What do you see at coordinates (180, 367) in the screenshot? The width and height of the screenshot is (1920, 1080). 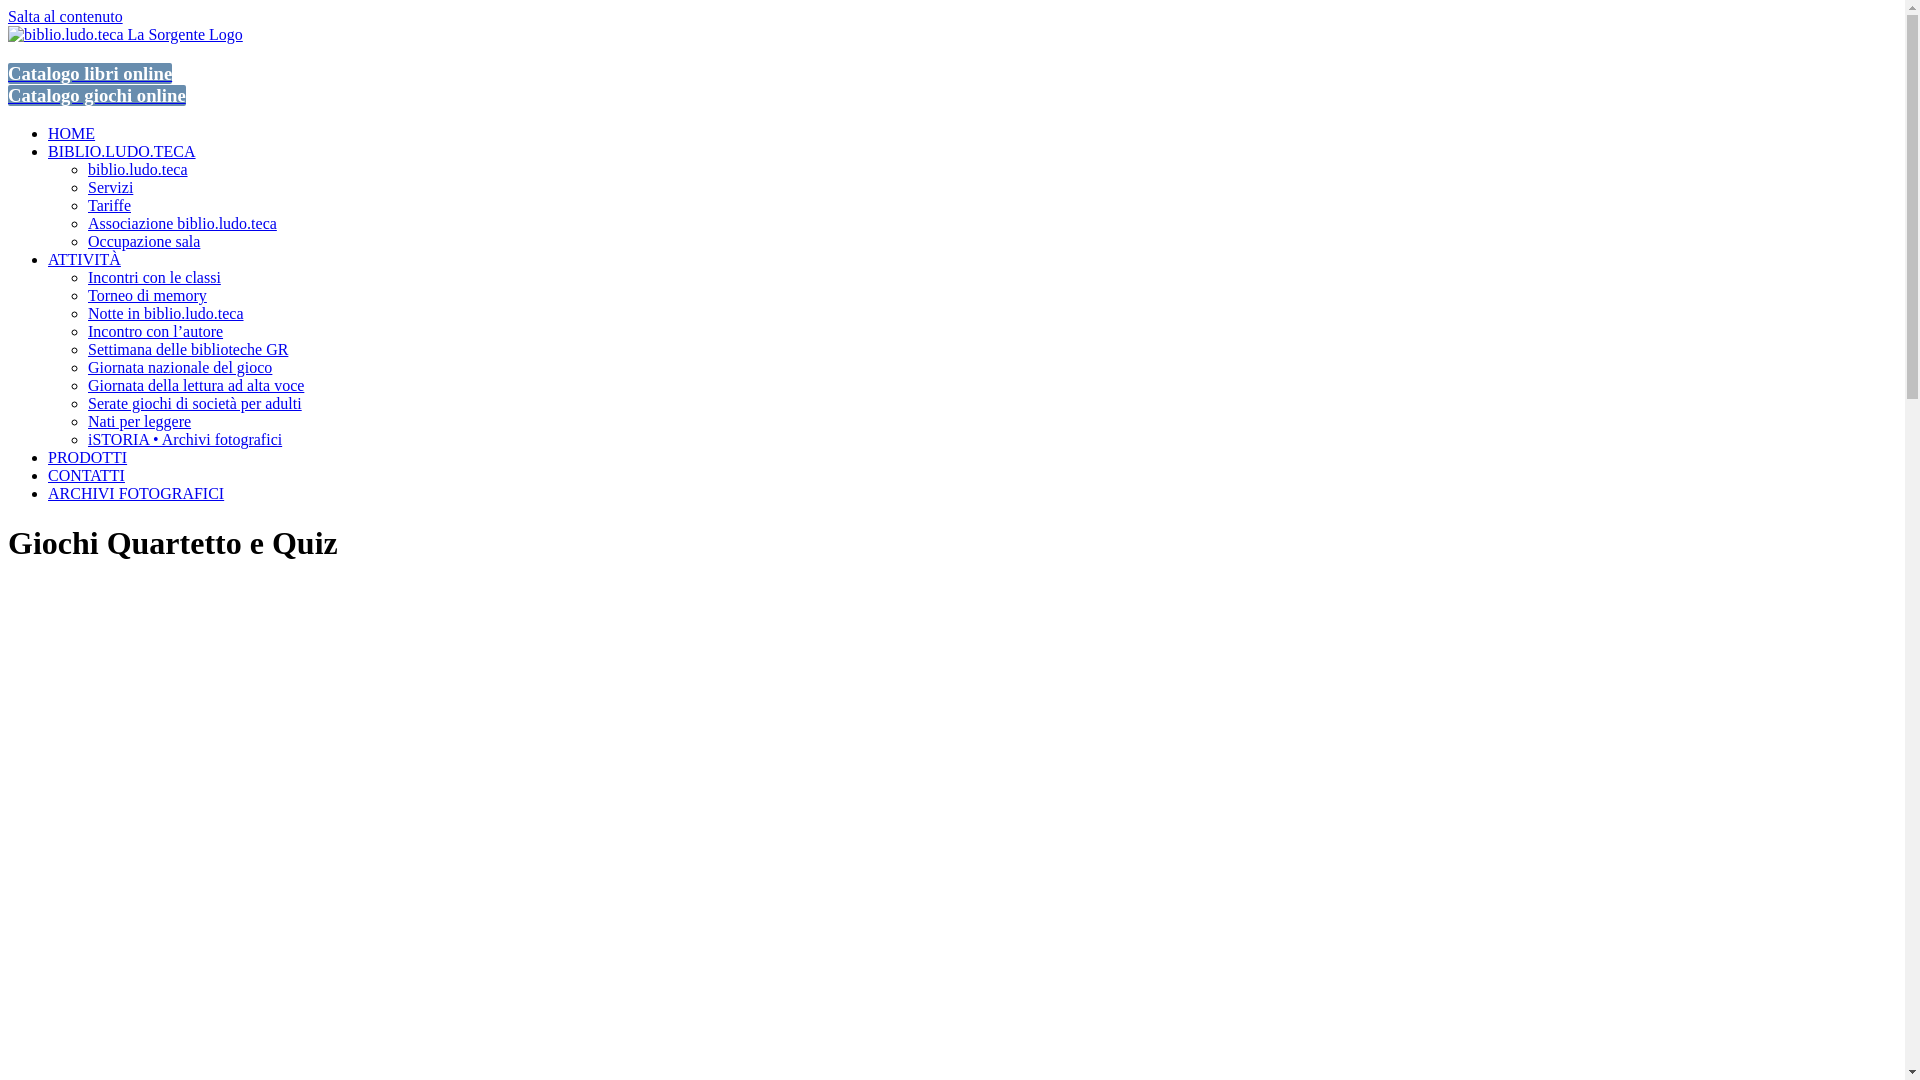 I see `'Giornata nazionale del gioco'` at bounding box center [180, 367].